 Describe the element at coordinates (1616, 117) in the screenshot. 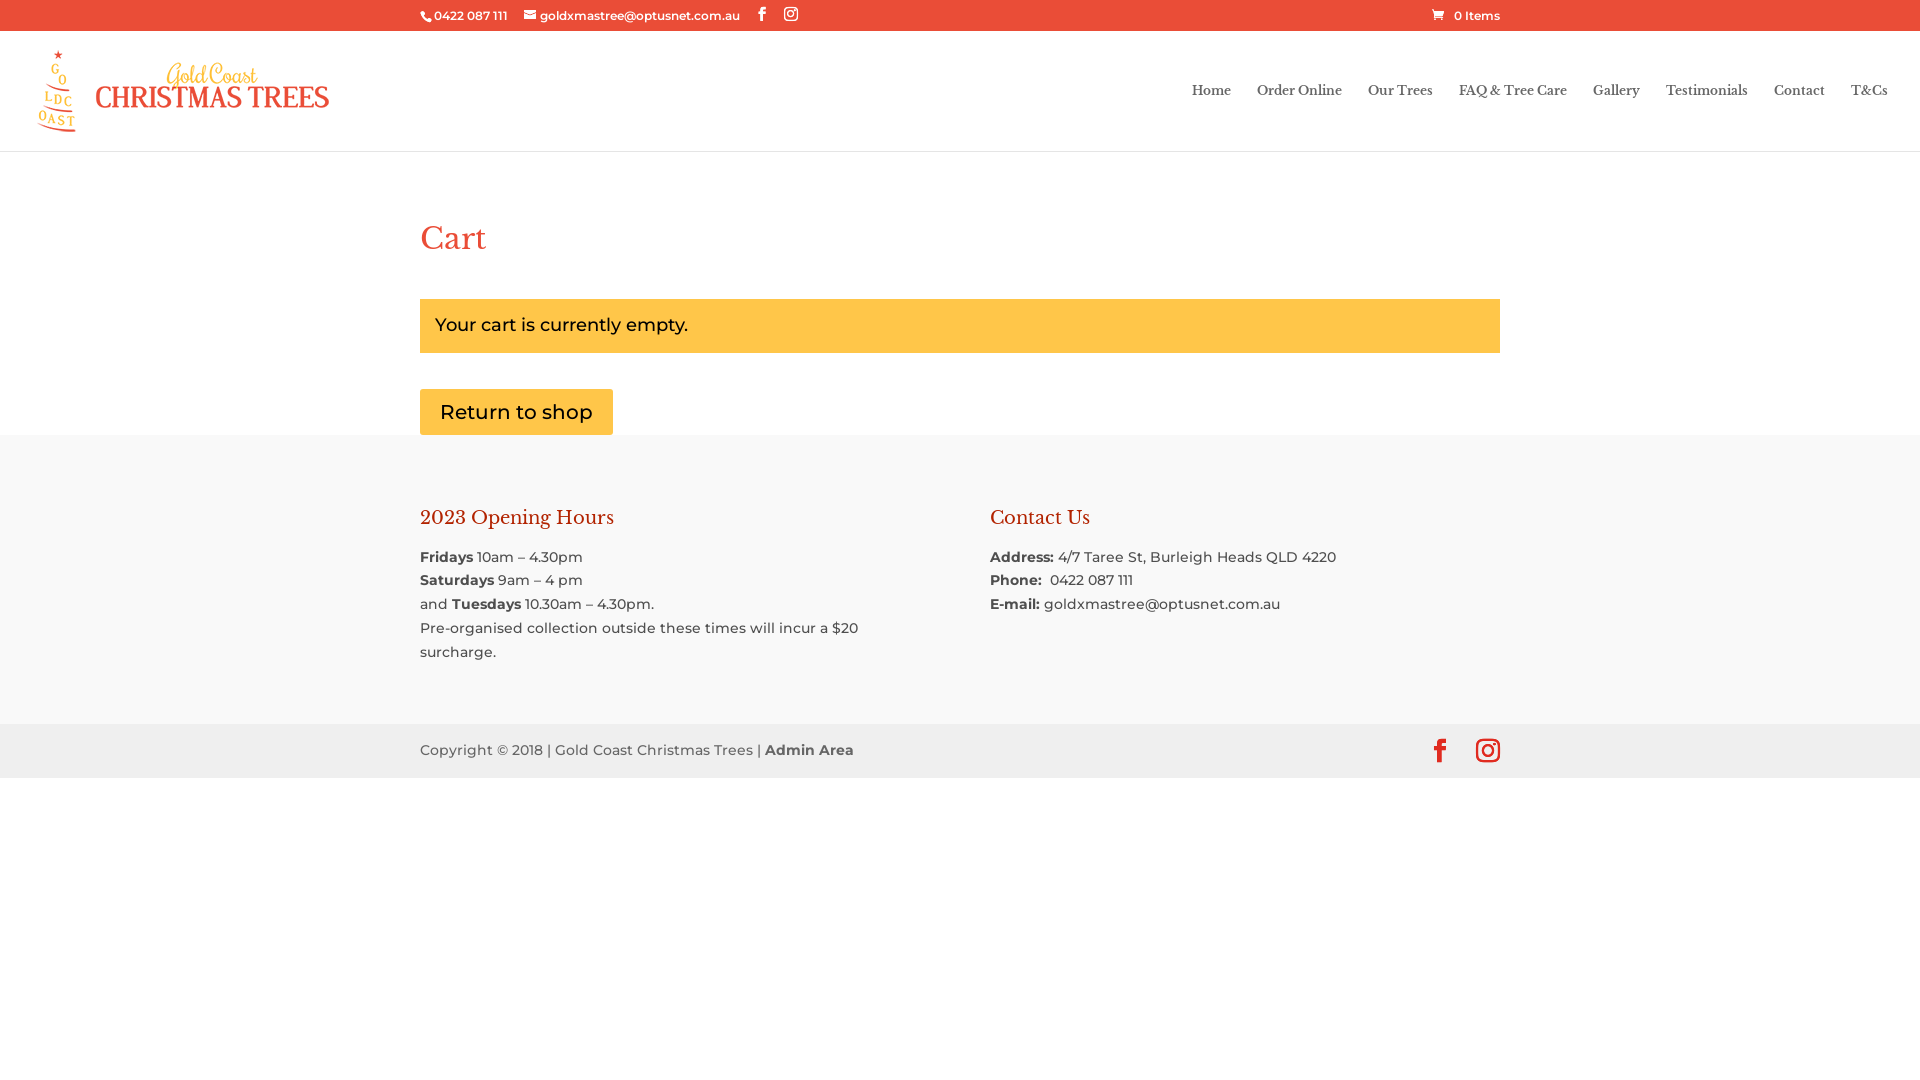

I see `'Gallery'` at that location.